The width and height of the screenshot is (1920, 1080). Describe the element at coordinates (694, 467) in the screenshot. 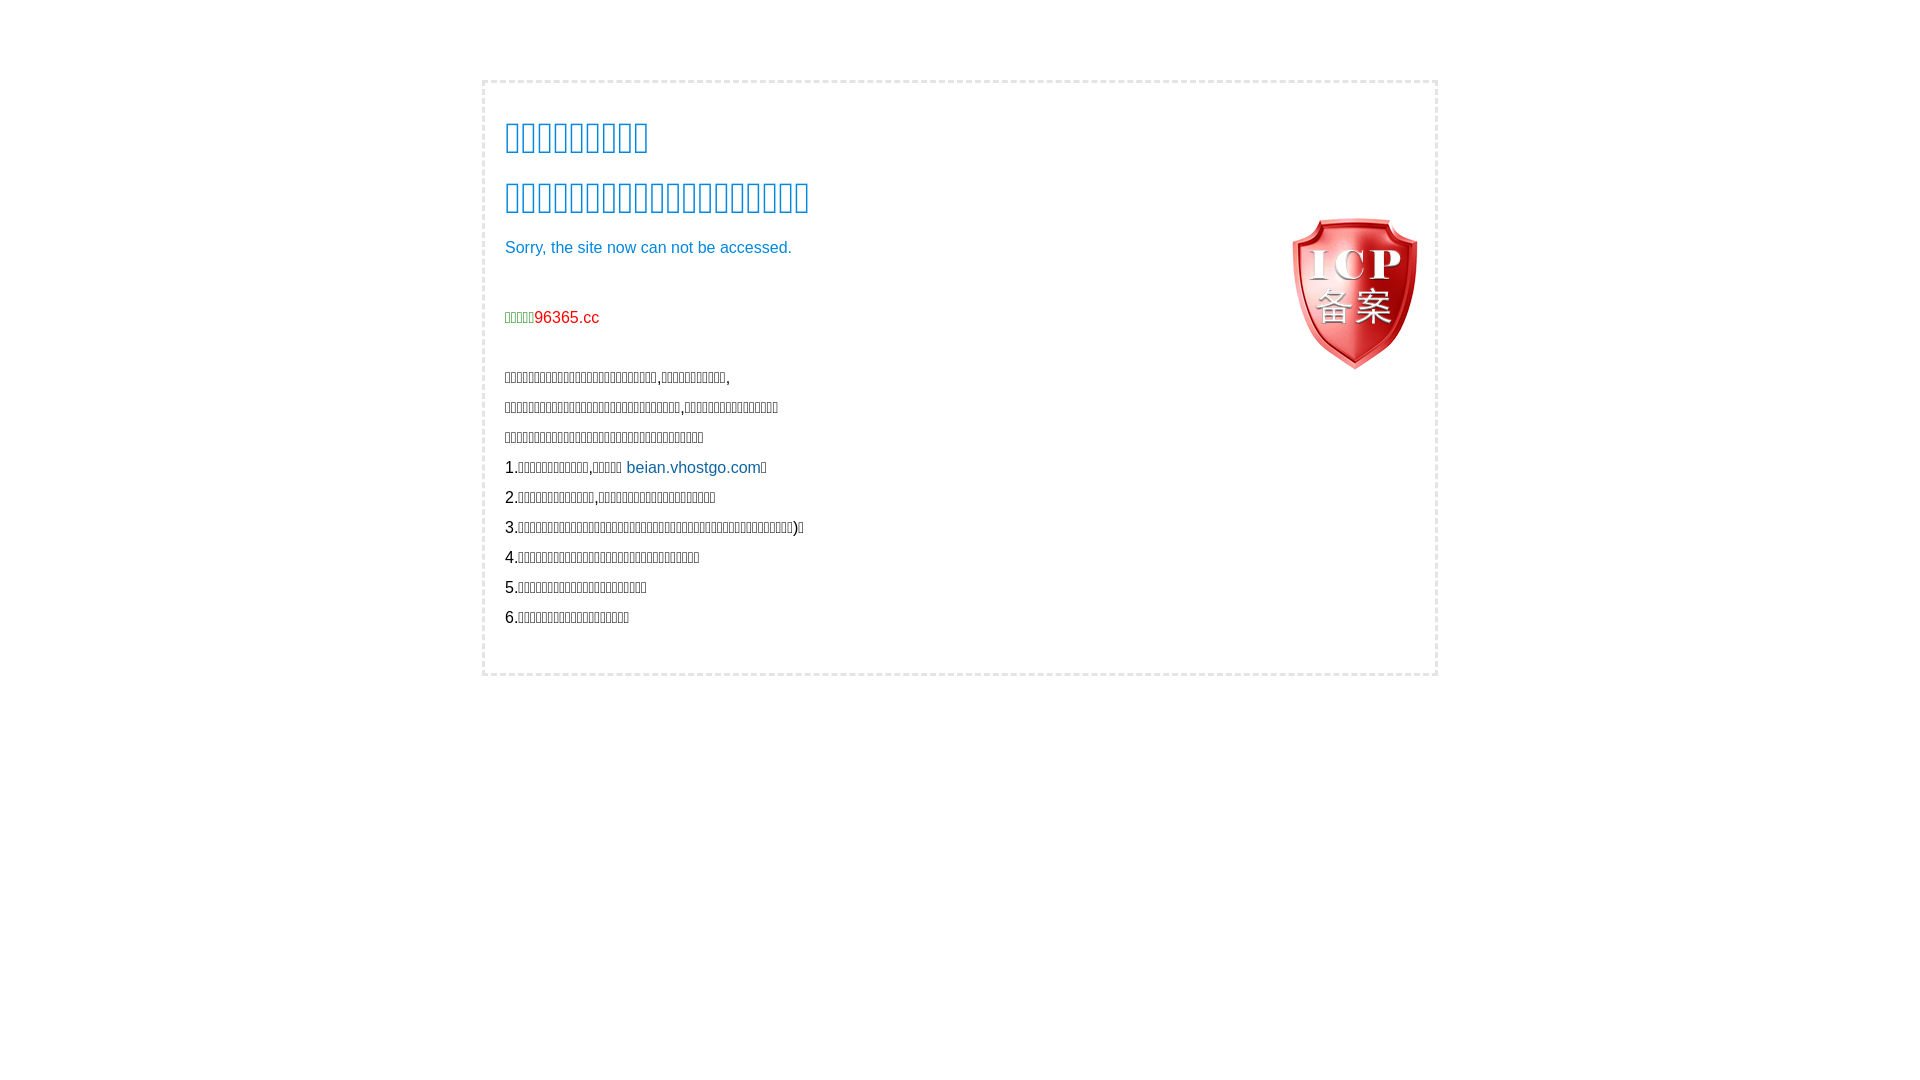

I see `'beian.vhostgo.com'` at that location.